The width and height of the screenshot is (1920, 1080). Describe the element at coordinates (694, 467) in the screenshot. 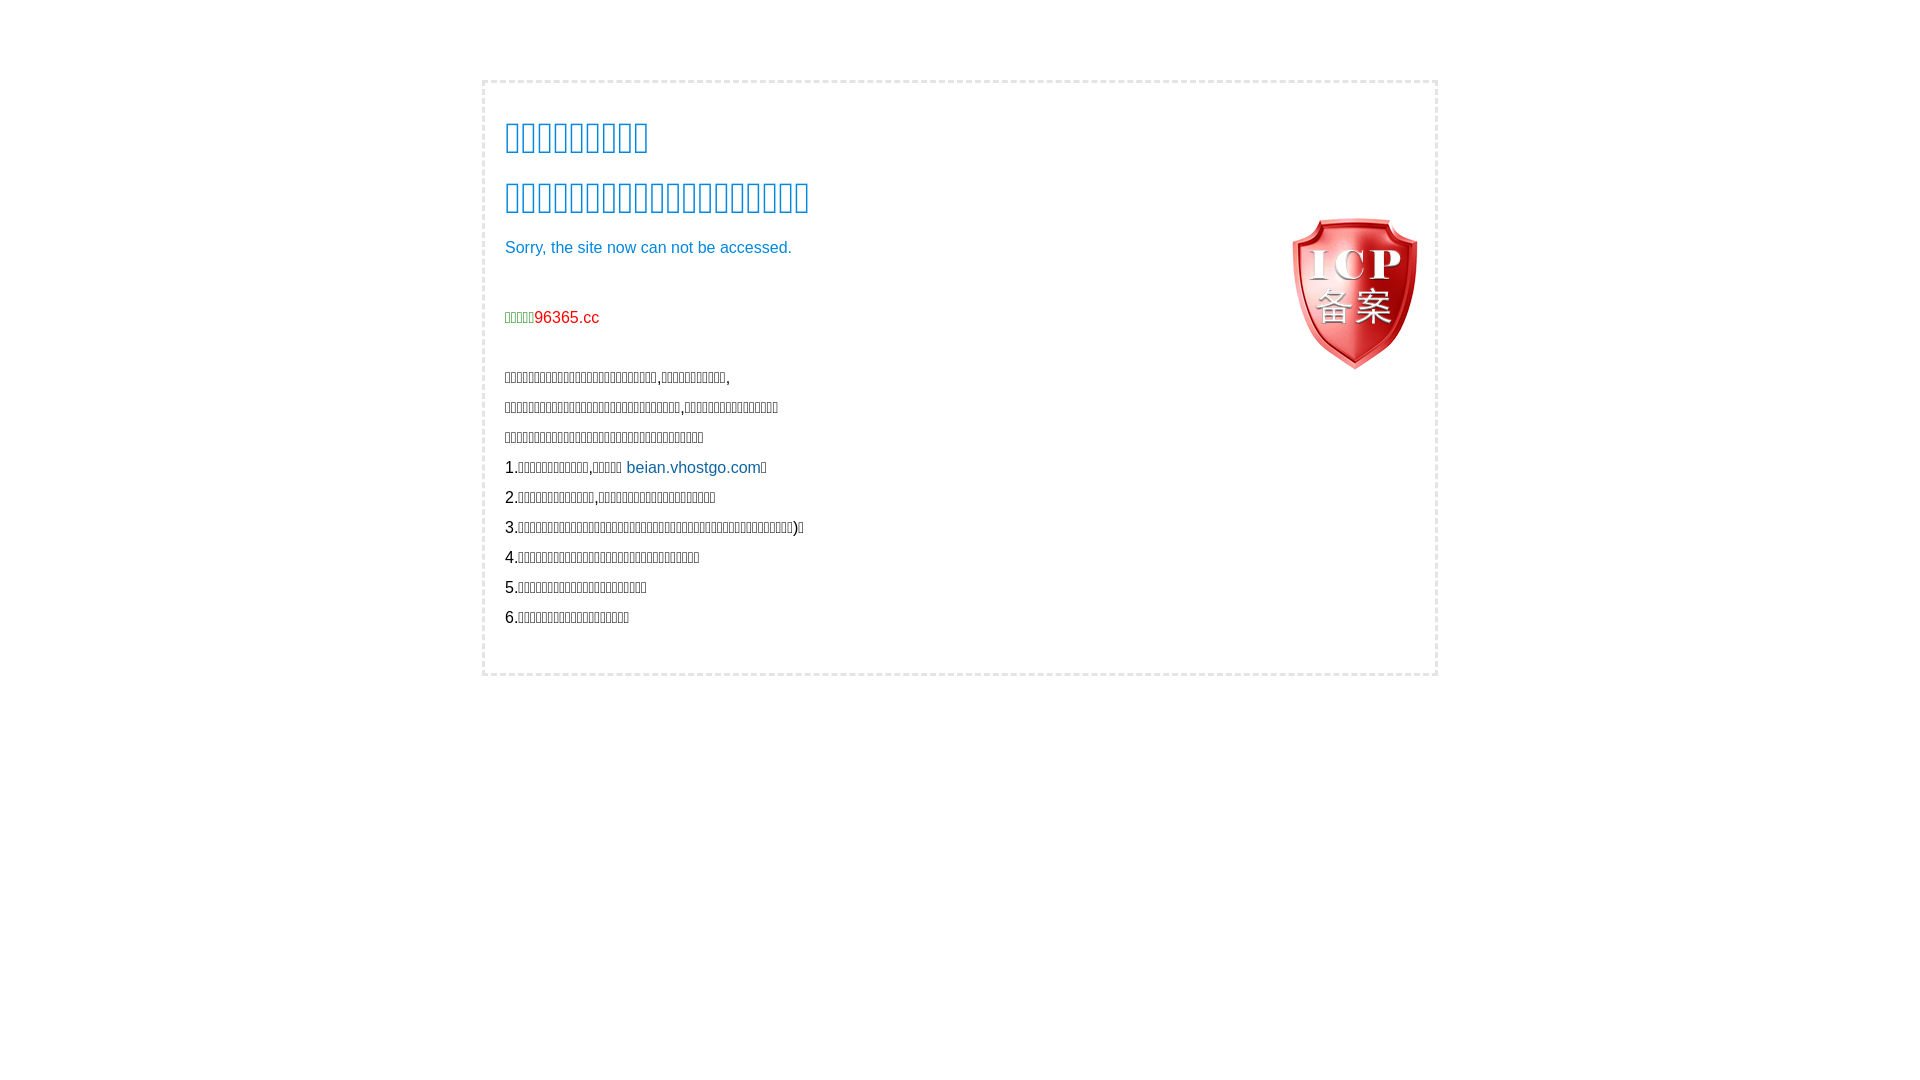

I see `'beian.vhostgo.com'` at that location.